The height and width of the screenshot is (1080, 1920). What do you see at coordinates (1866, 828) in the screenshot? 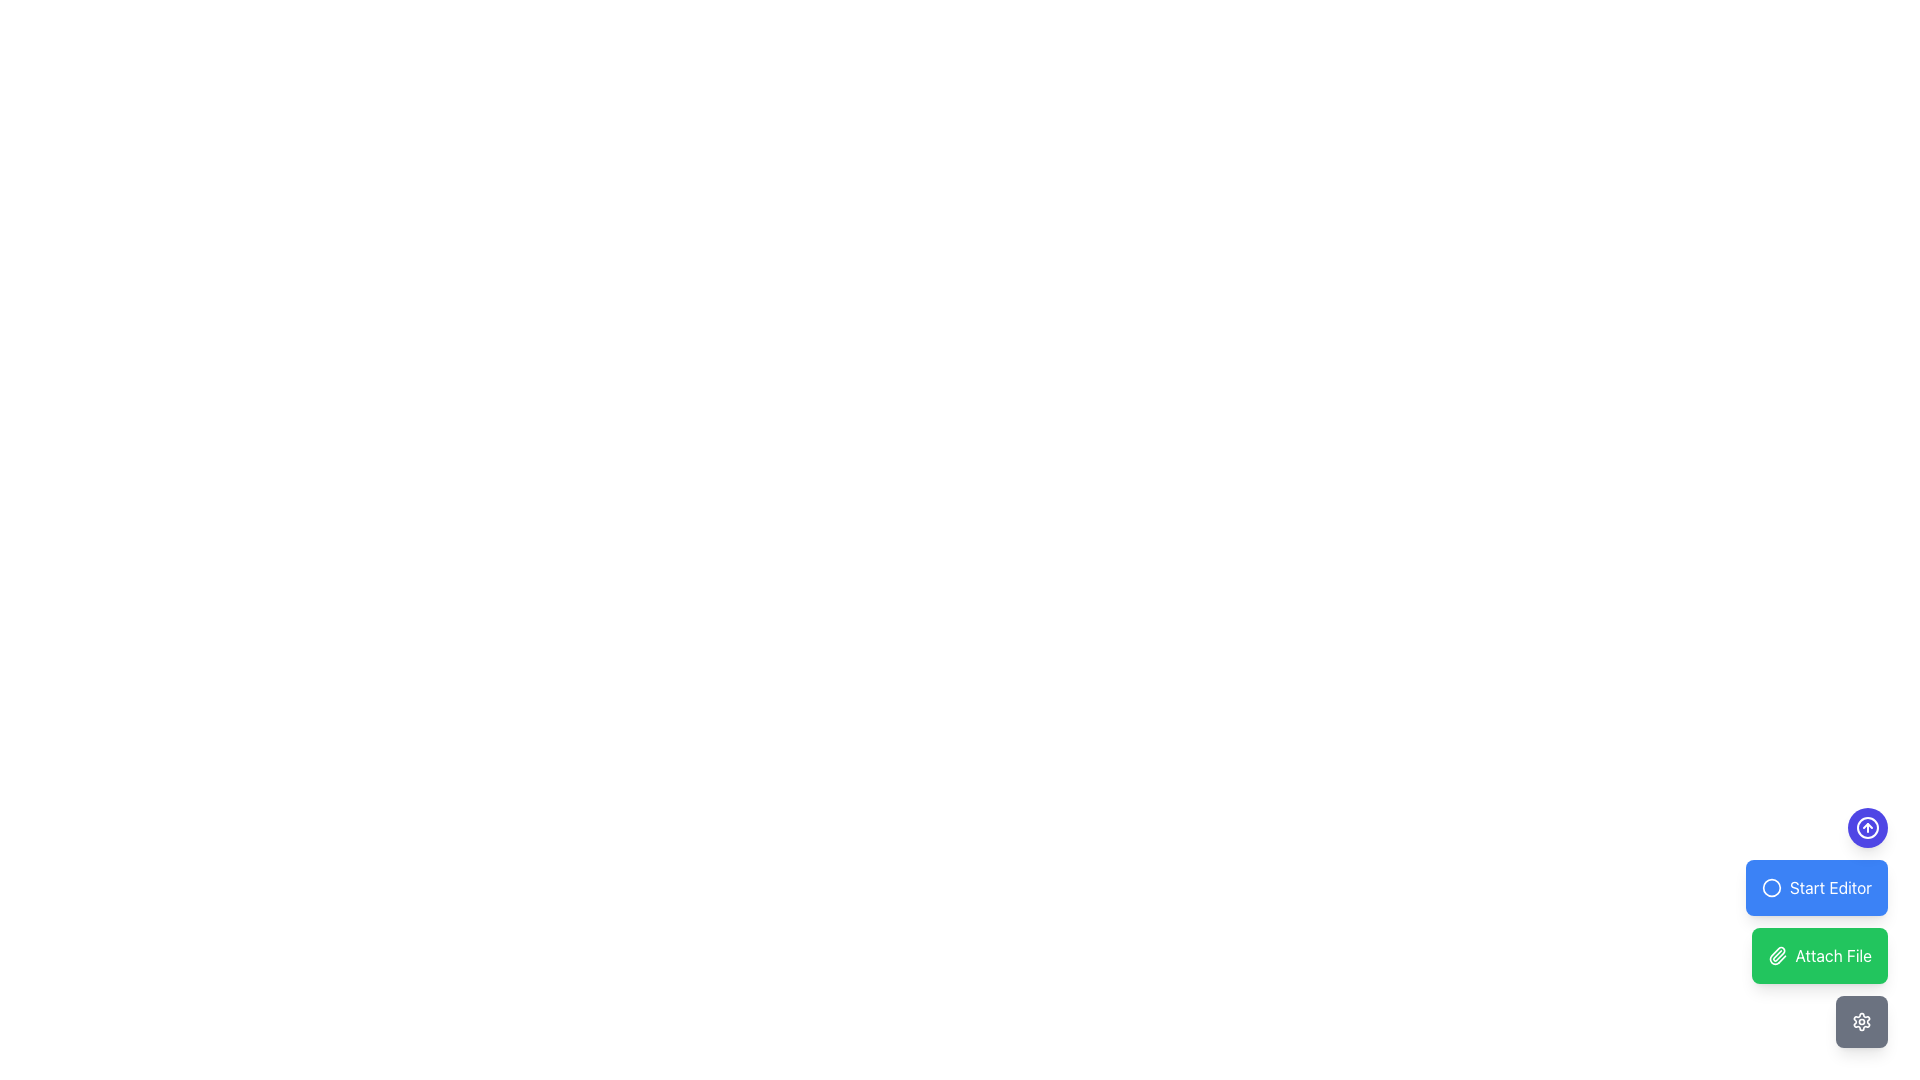
I see `the circular icon-based button with an upward arrow` at bounding box center [1866, 828].